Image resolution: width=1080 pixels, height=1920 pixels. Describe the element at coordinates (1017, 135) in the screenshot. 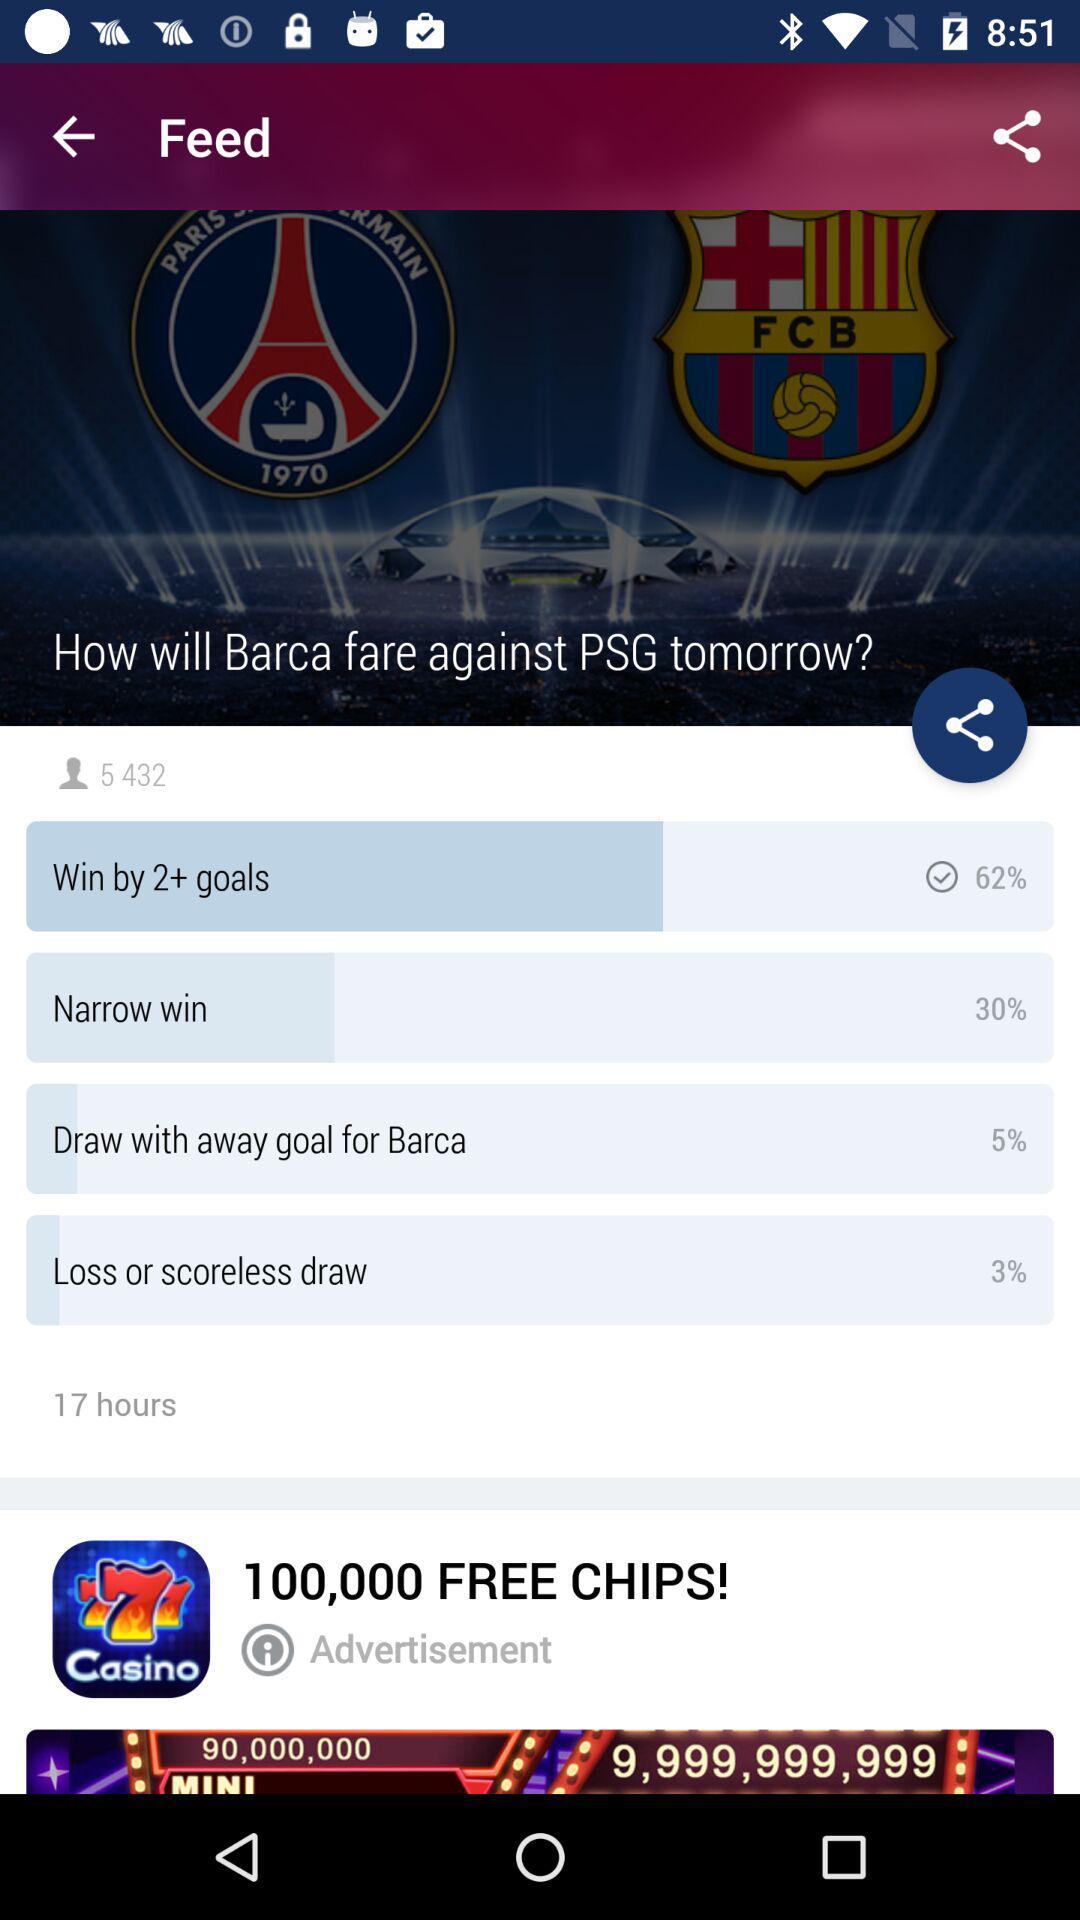

I see `share feed` at that location.